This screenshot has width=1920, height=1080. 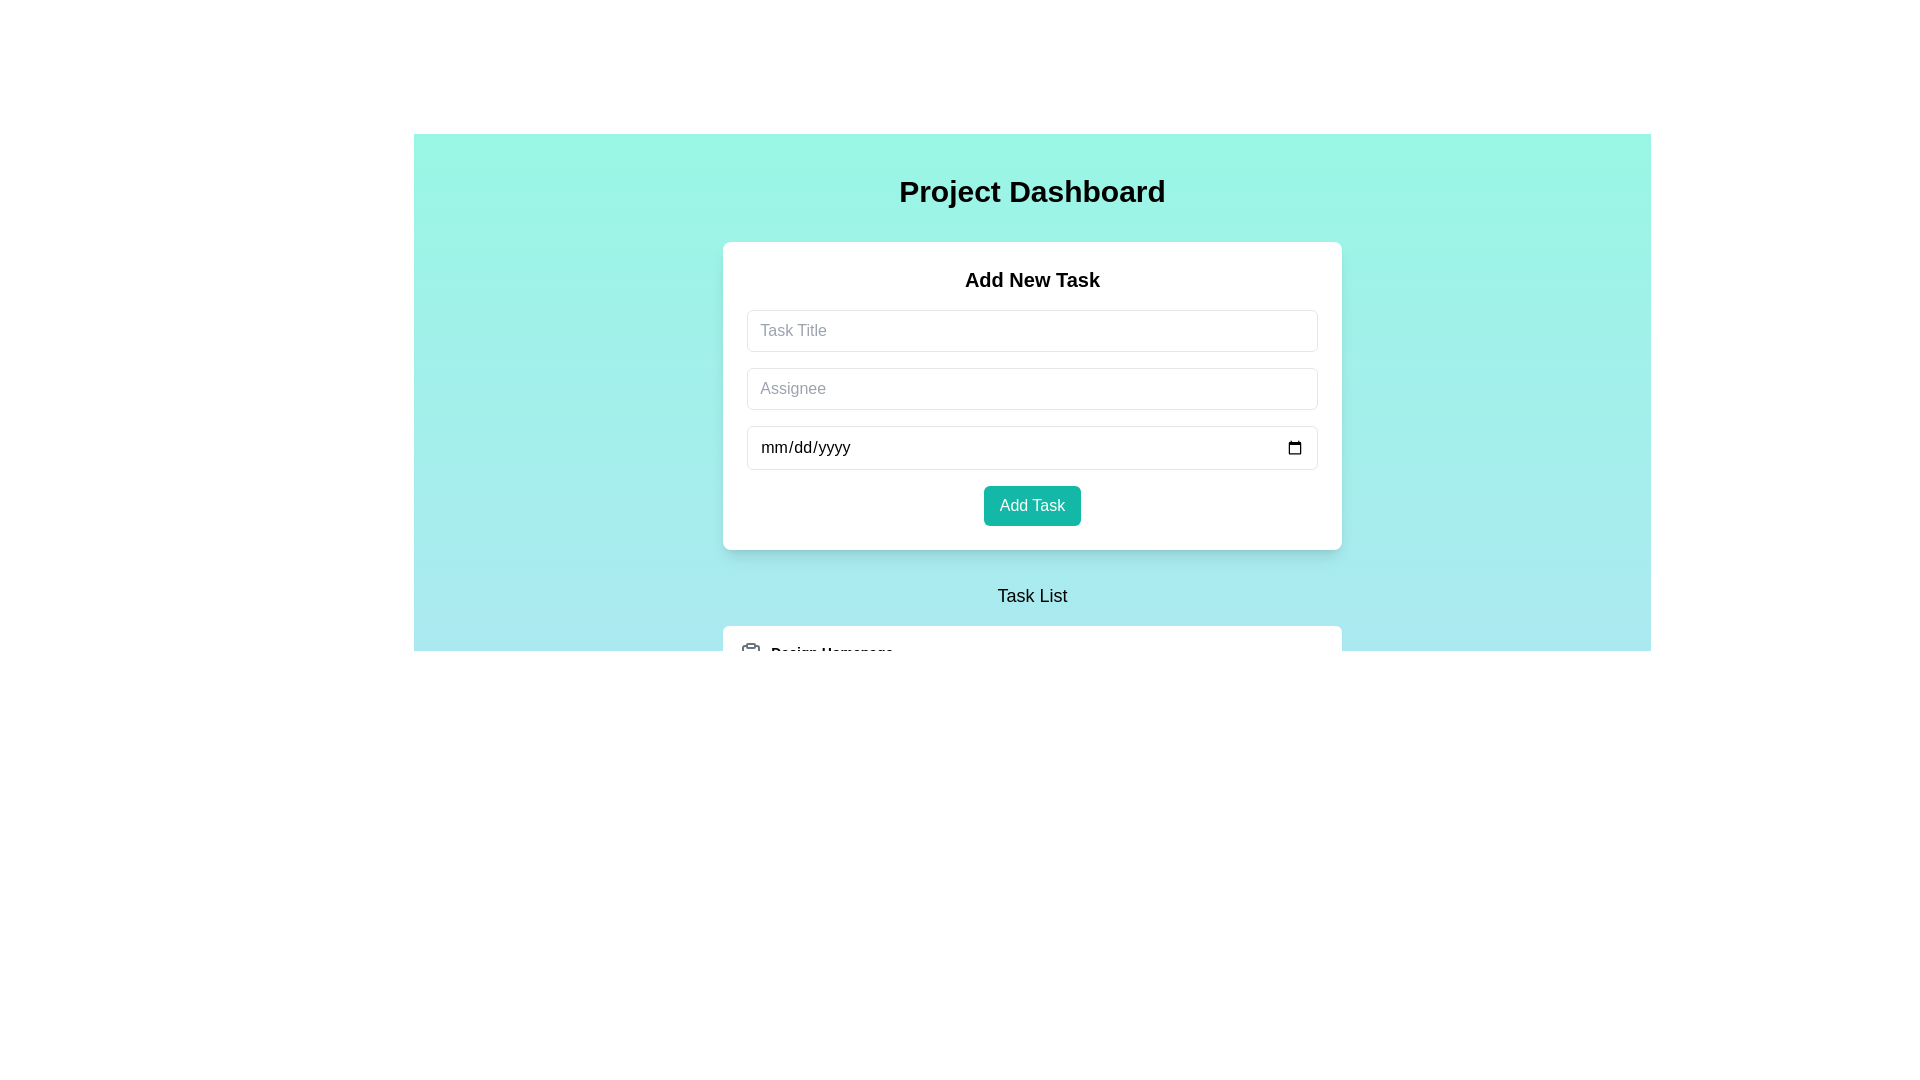 I want to click on the text header labeled 'Project Dashboard', which is styled in bold and large black font on a gradient teal-to-blue background, located at the top-center of the interface, so click(x=1032, y=192).